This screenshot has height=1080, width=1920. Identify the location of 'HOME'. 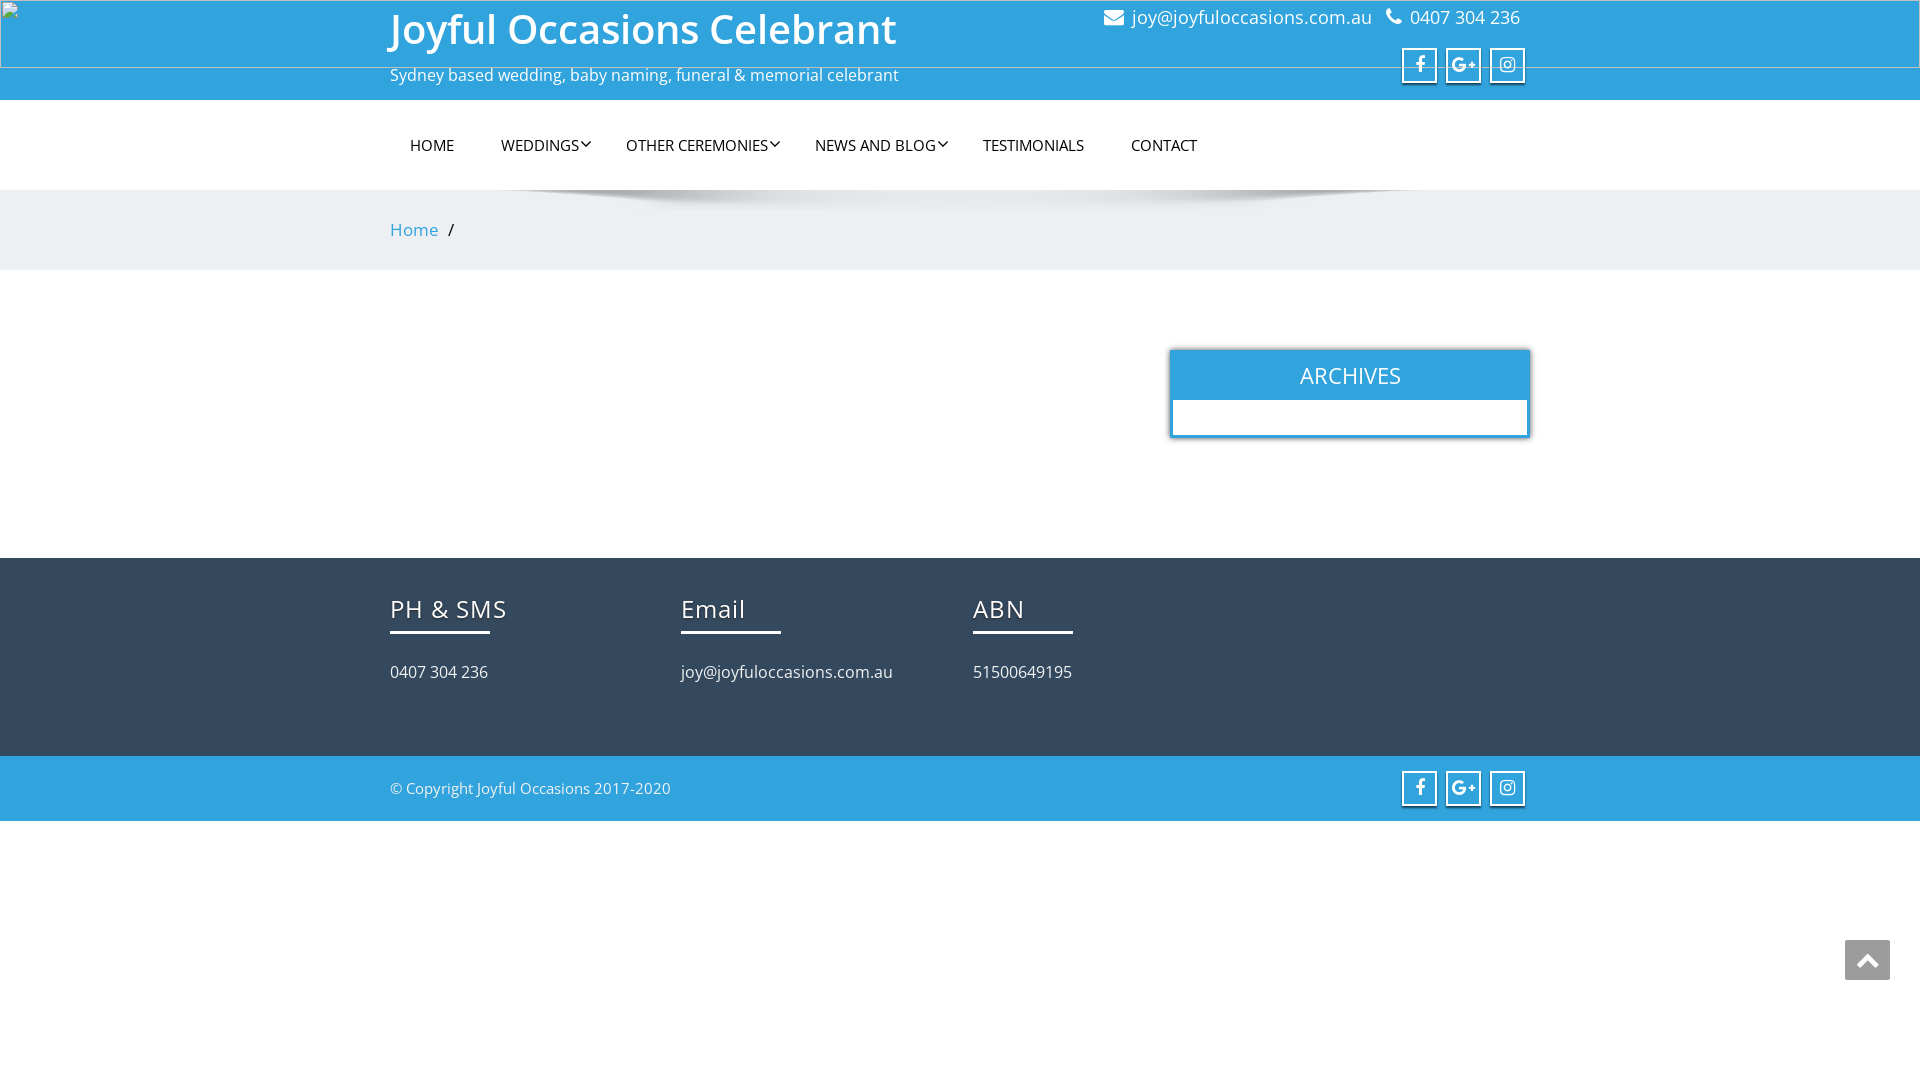
(431, 144).